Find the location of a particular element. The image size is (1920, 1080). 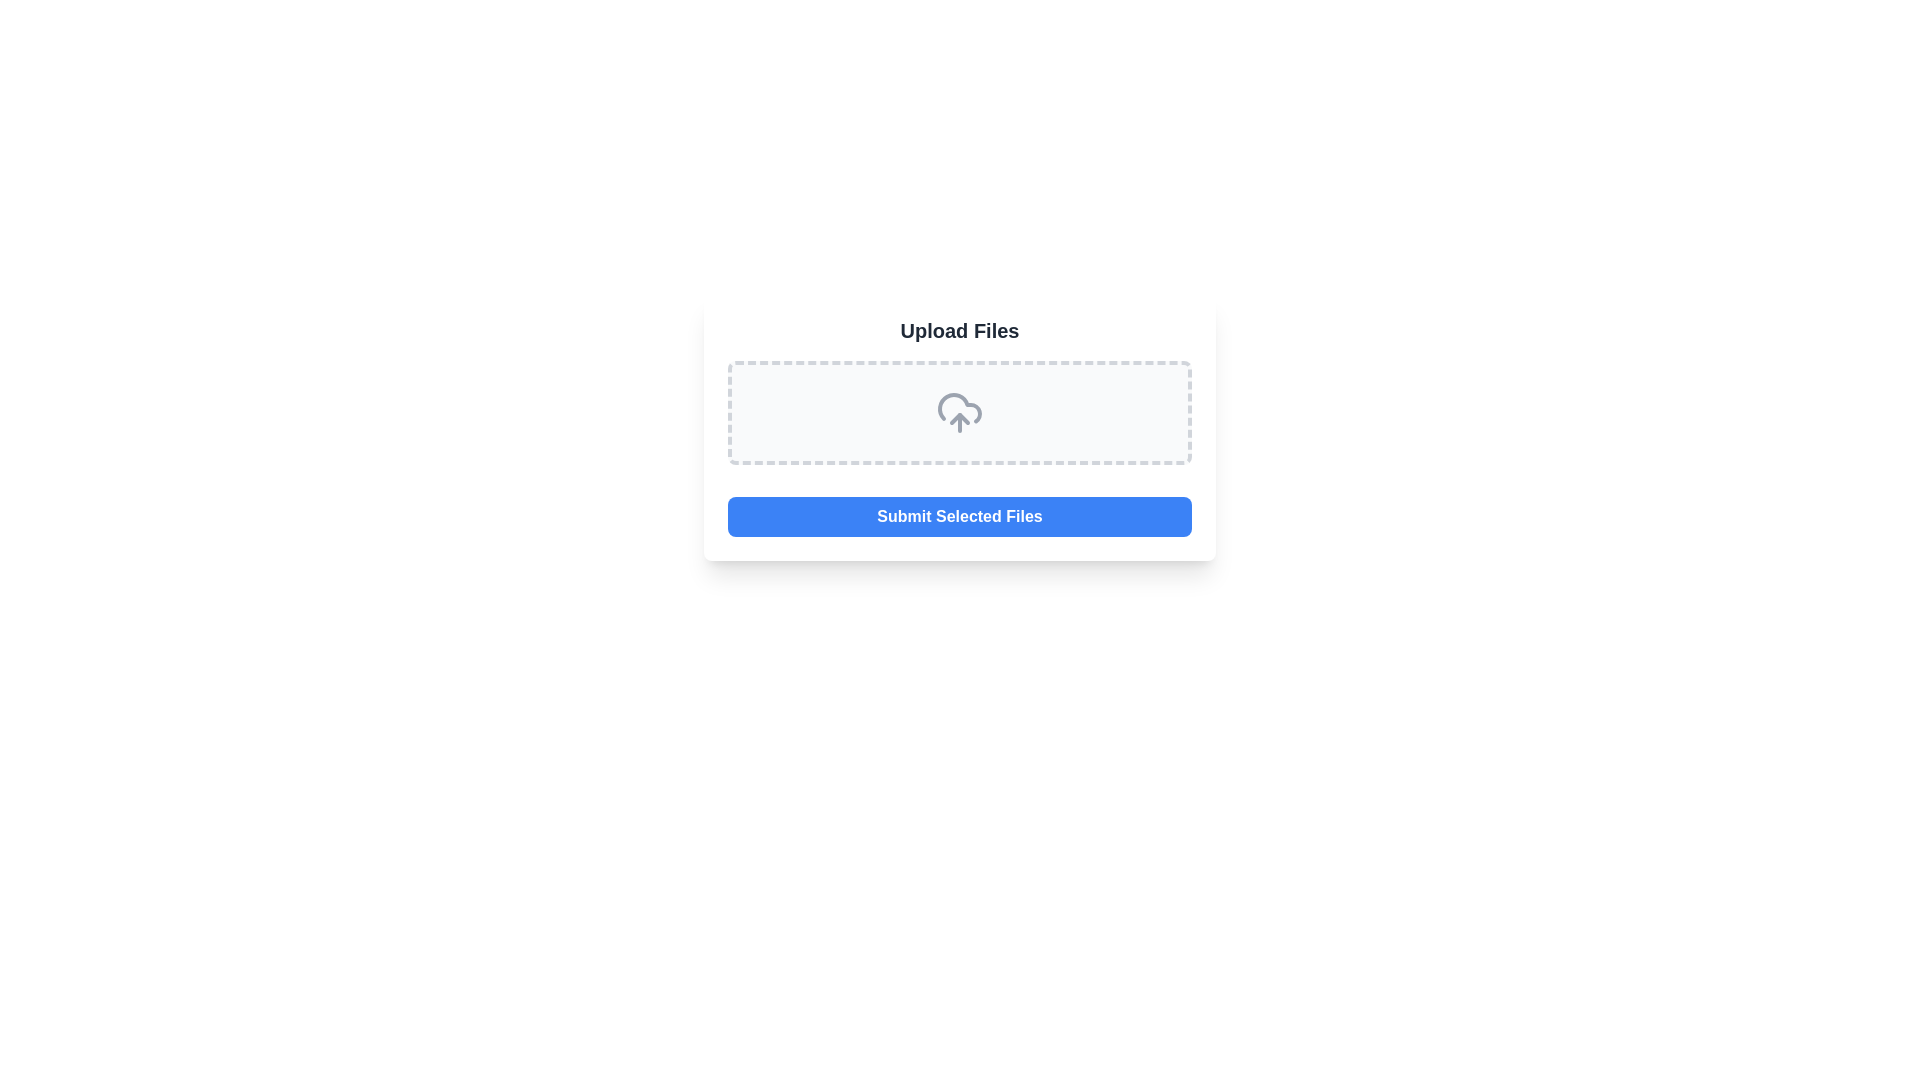

the invisible file input area located within the bordered, dashed rectangle that spans the entirety of the area, which features a centrally aligned upload icon is located at coordinates (960, 411).